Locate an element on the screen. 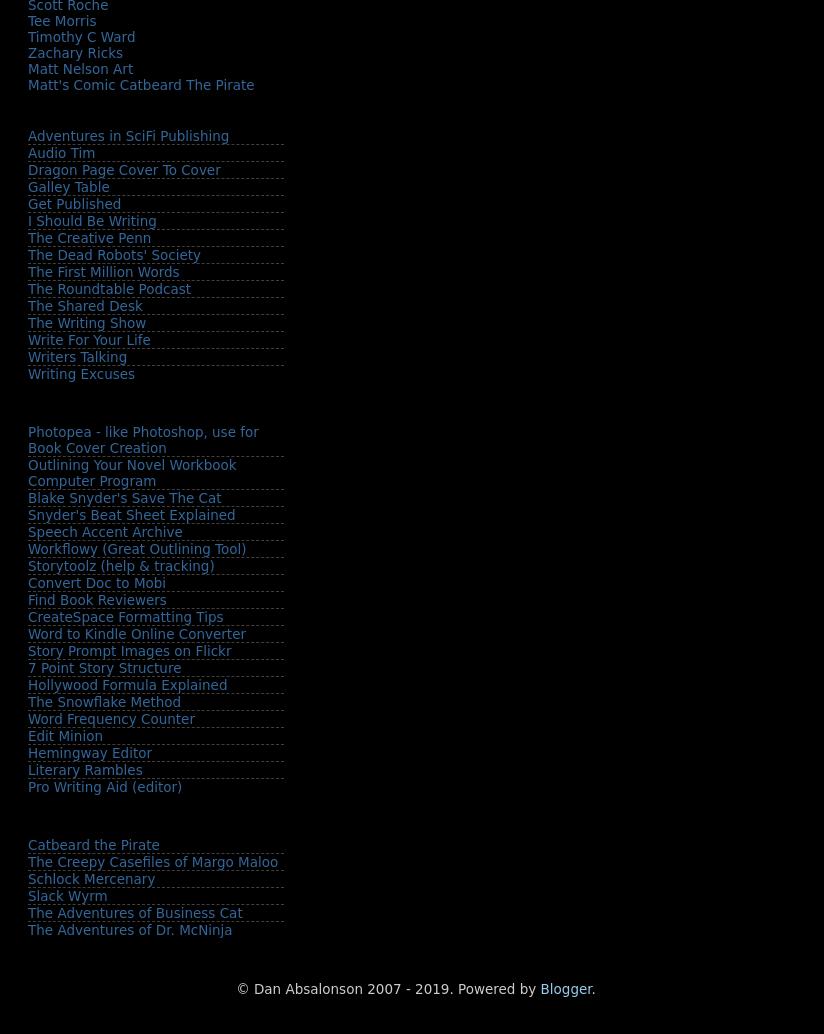 Image resolution: width=824 pixels, height=1034 pixels. 'Speech Accent Archive' is located at coordinates (104, 530).